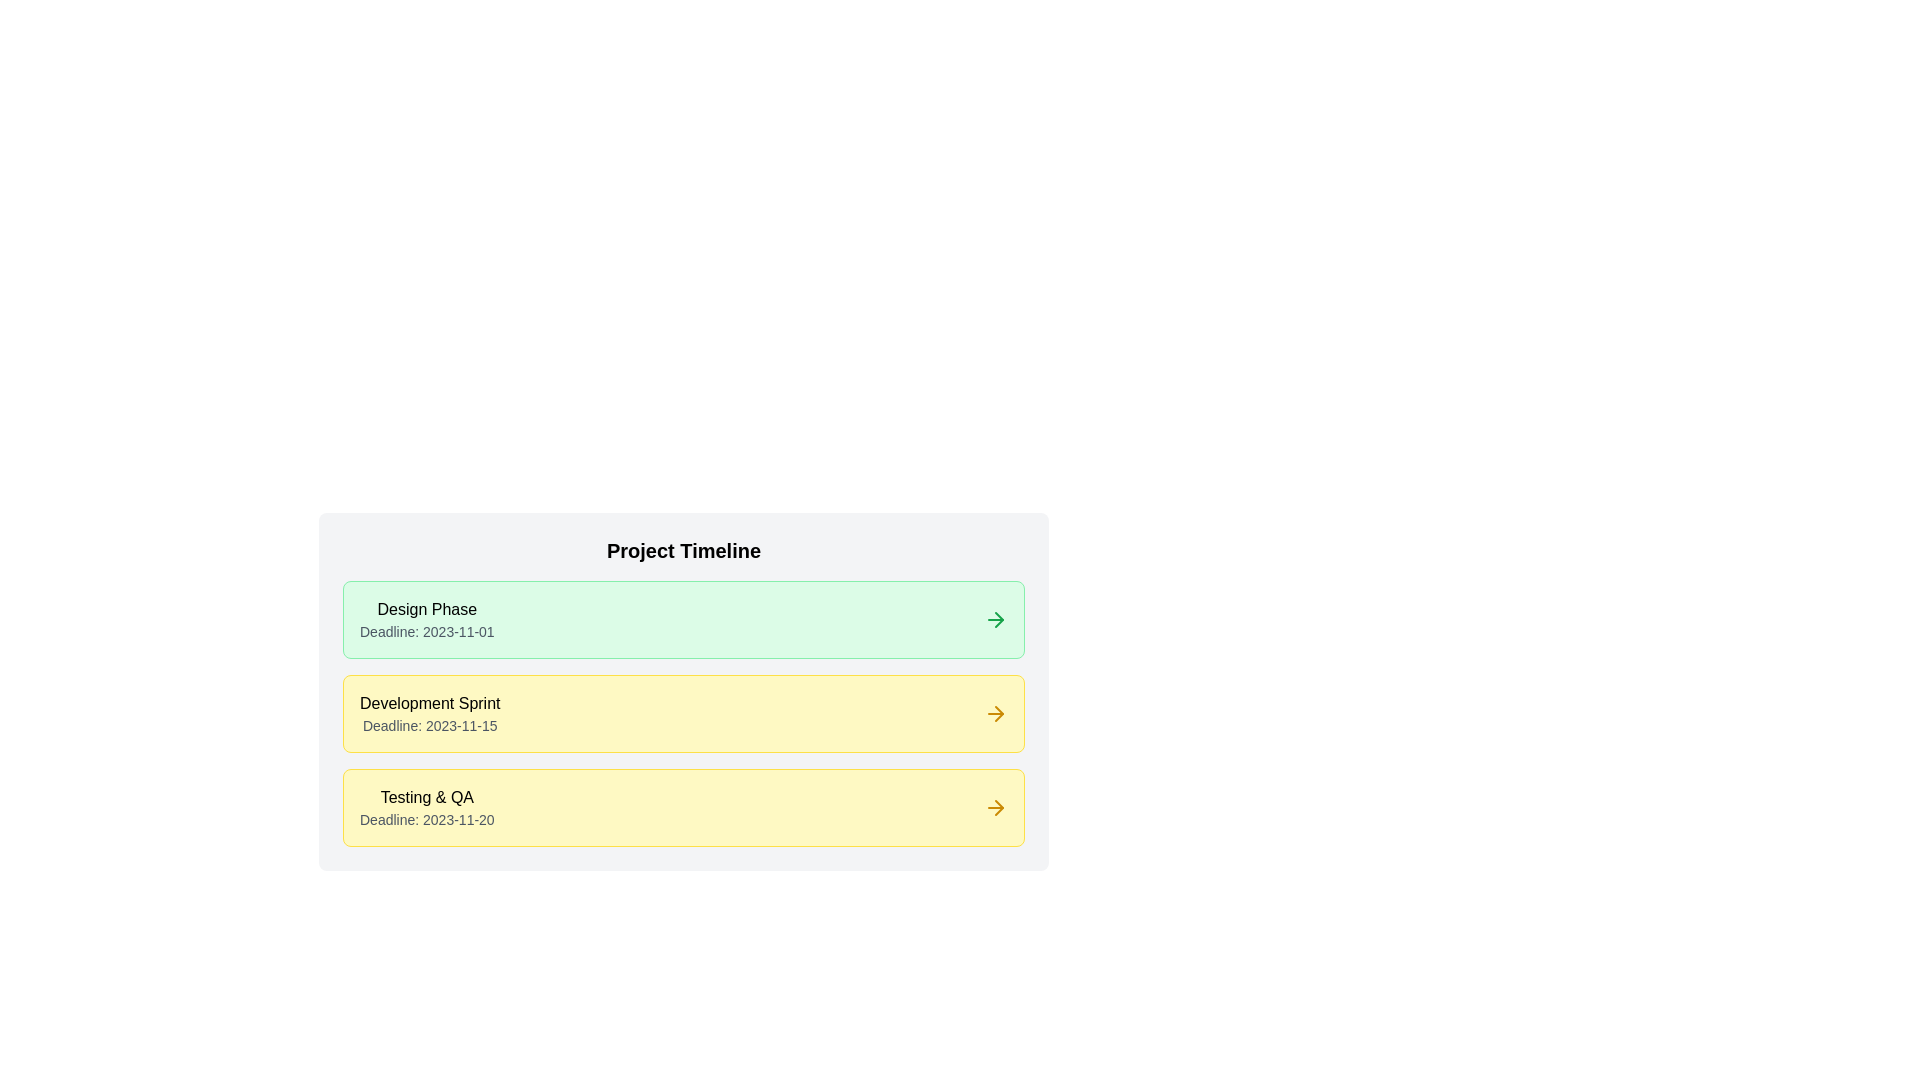 This screenshot has width=1920, height=1080. Describe the element at coordinates (426, 806) in the screenshot. I see `displayed text from the 'Testing & QA' label located in the bottom section of the yellow card, which is the third card in the vertically stacked list under the 'Project Timeline' heading` at that location.